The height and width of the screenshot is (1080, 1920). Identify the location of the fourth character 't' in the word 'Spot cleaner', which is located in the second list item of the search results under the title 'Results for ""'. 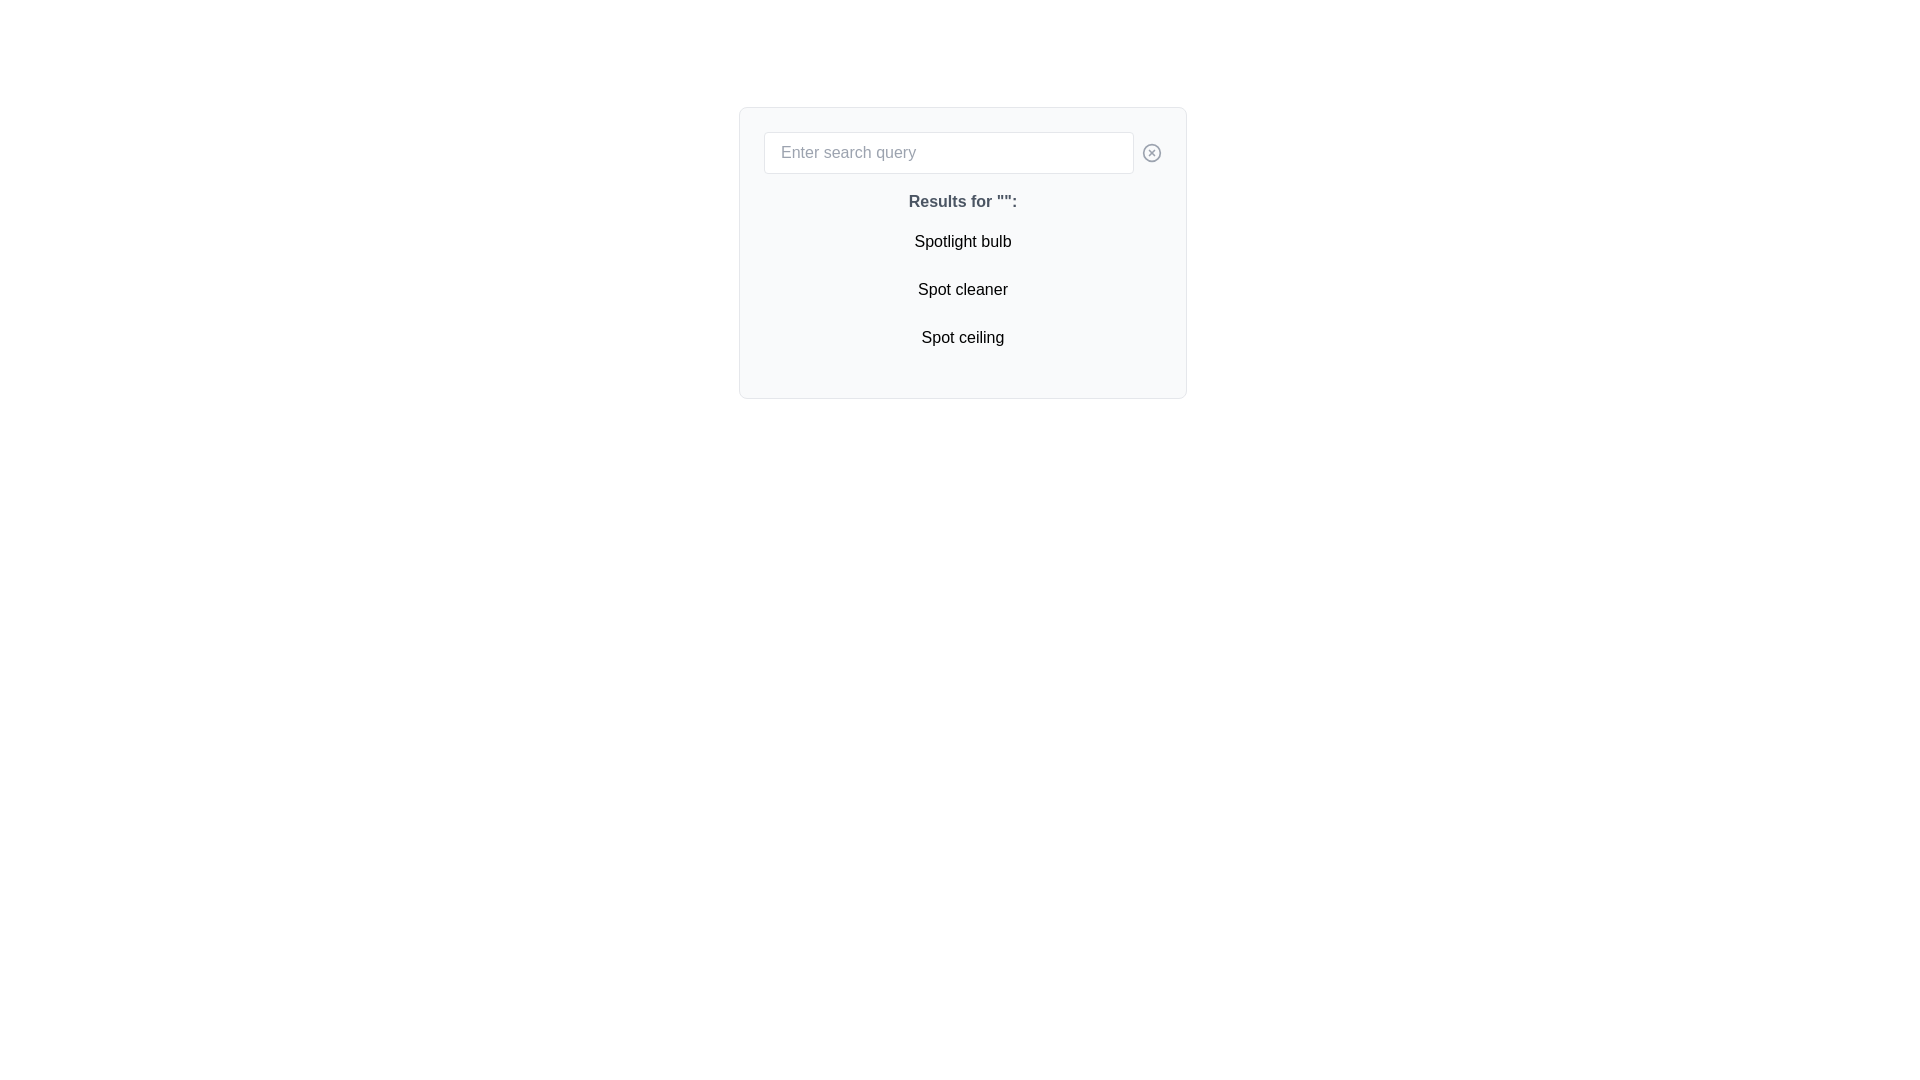
(941, 289).